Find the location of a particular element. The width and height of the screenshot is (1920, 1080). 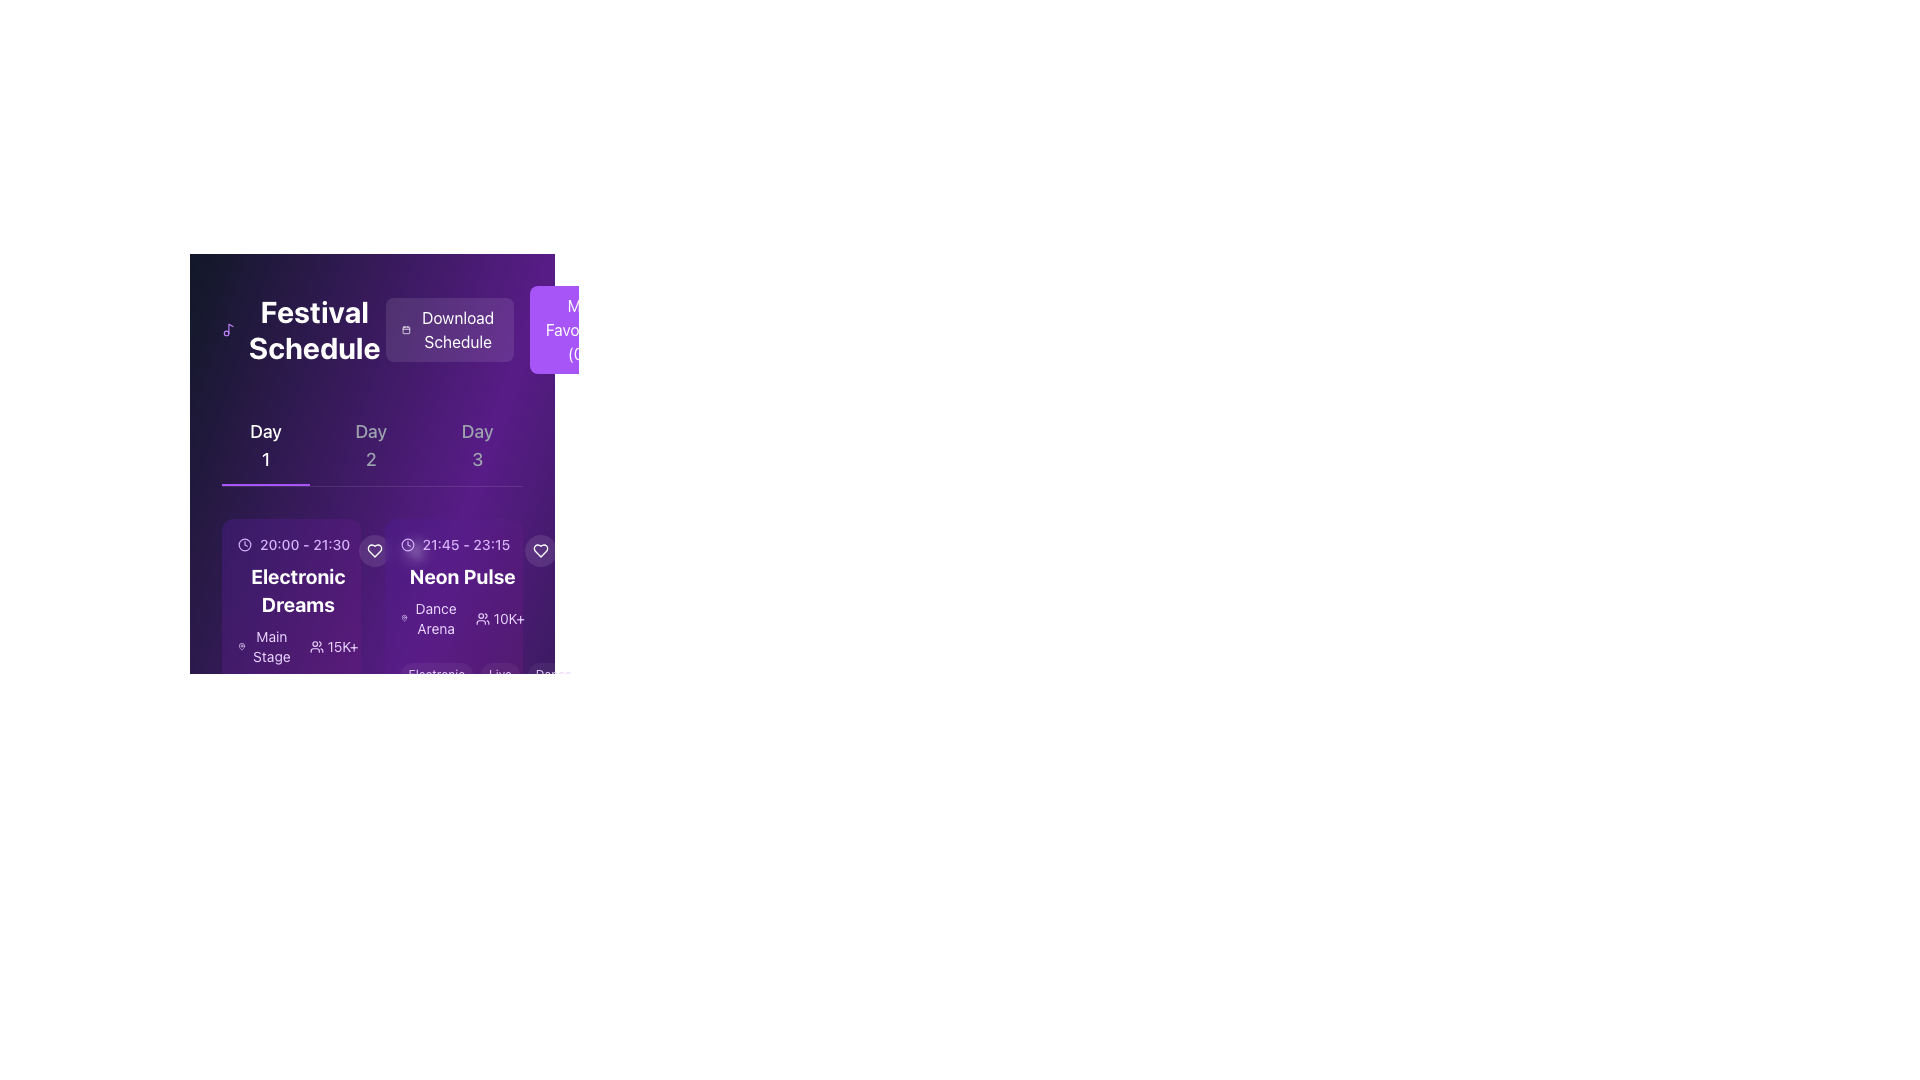

the outer circular boundary of the clock icon, which is a decorative component in the SVG located near the upper-middle section of the interface, just after the 'Day 1' tab and above the event 'Electronic Dreams' is located at coordinates (243, 544).